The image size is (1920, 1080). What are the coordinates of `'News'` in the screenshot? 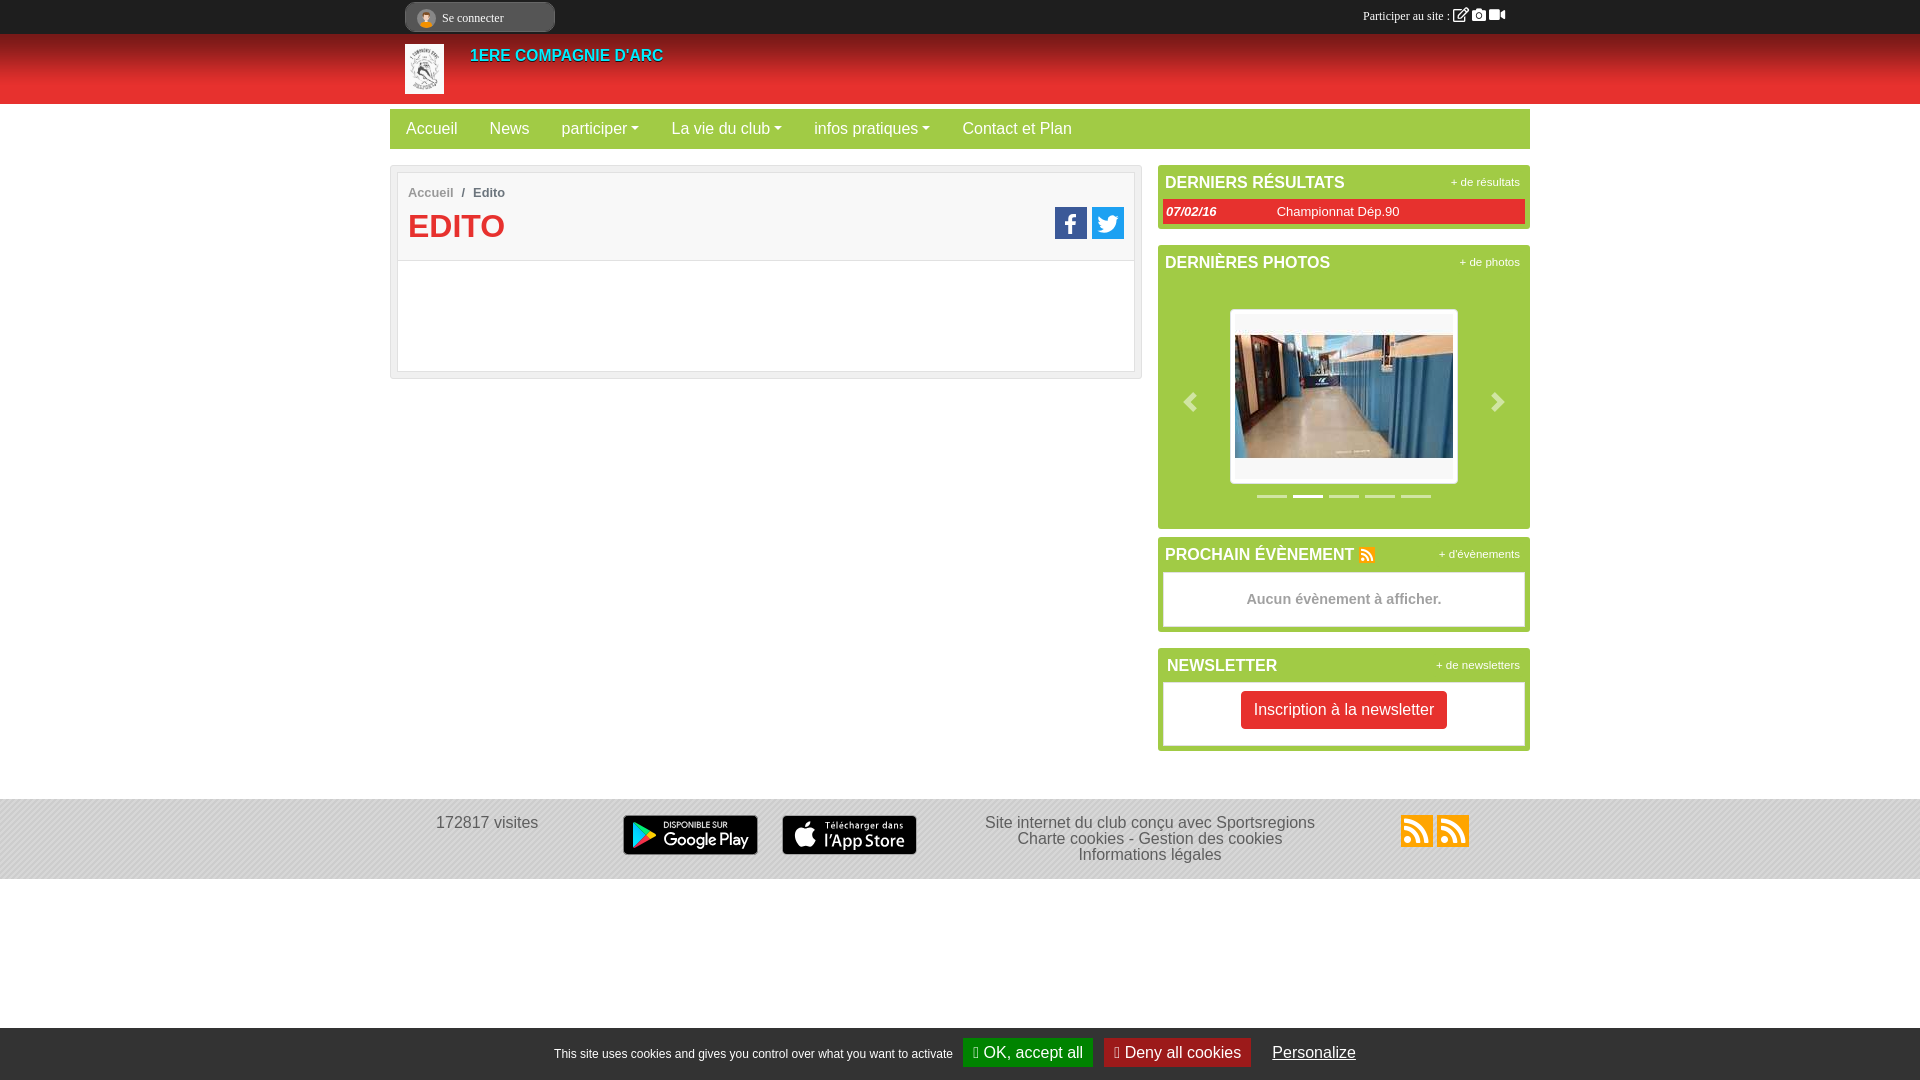 It's located at (509, 128).